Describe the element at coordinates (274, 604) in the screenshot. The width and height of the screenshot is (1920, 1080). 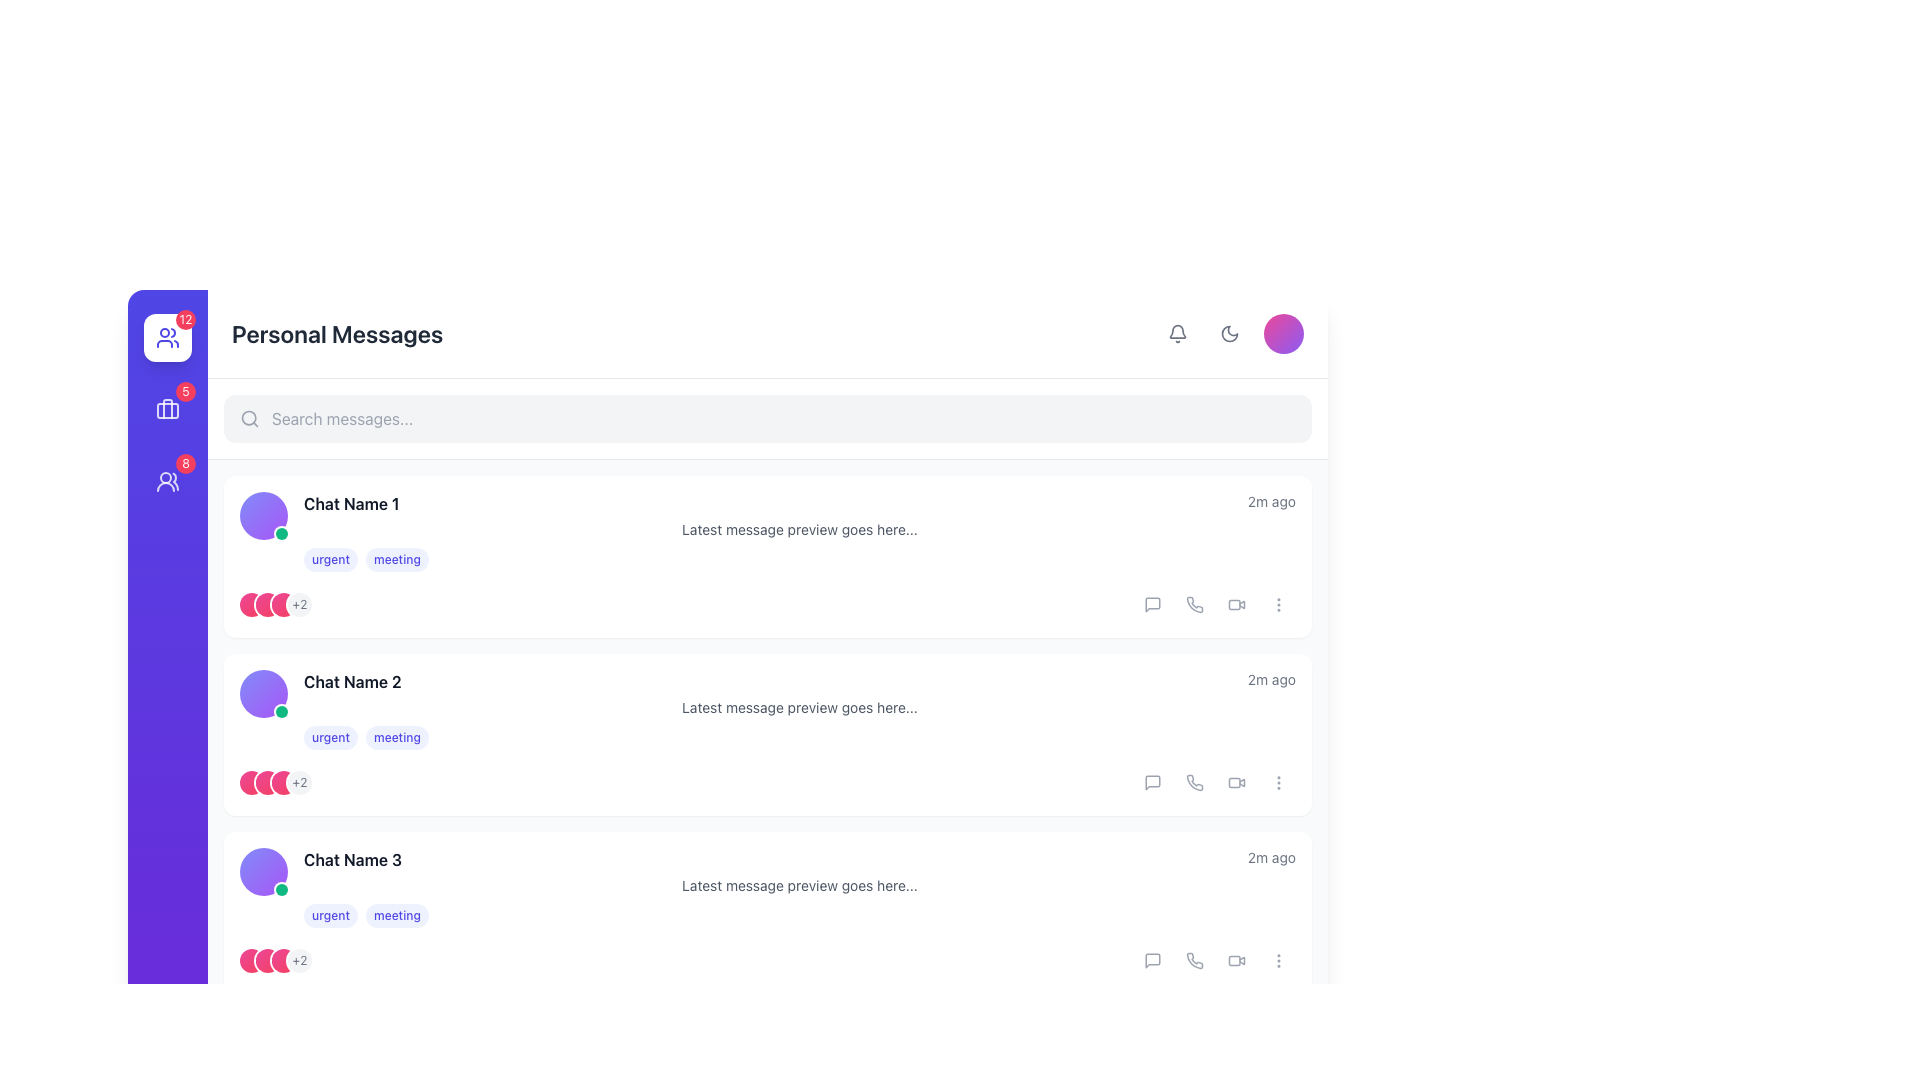
I see `text content of the Badge element, which has a light gray background and displays the text '+2', located in the left section of the chat entry for 'Chat Name 1'` at that location.